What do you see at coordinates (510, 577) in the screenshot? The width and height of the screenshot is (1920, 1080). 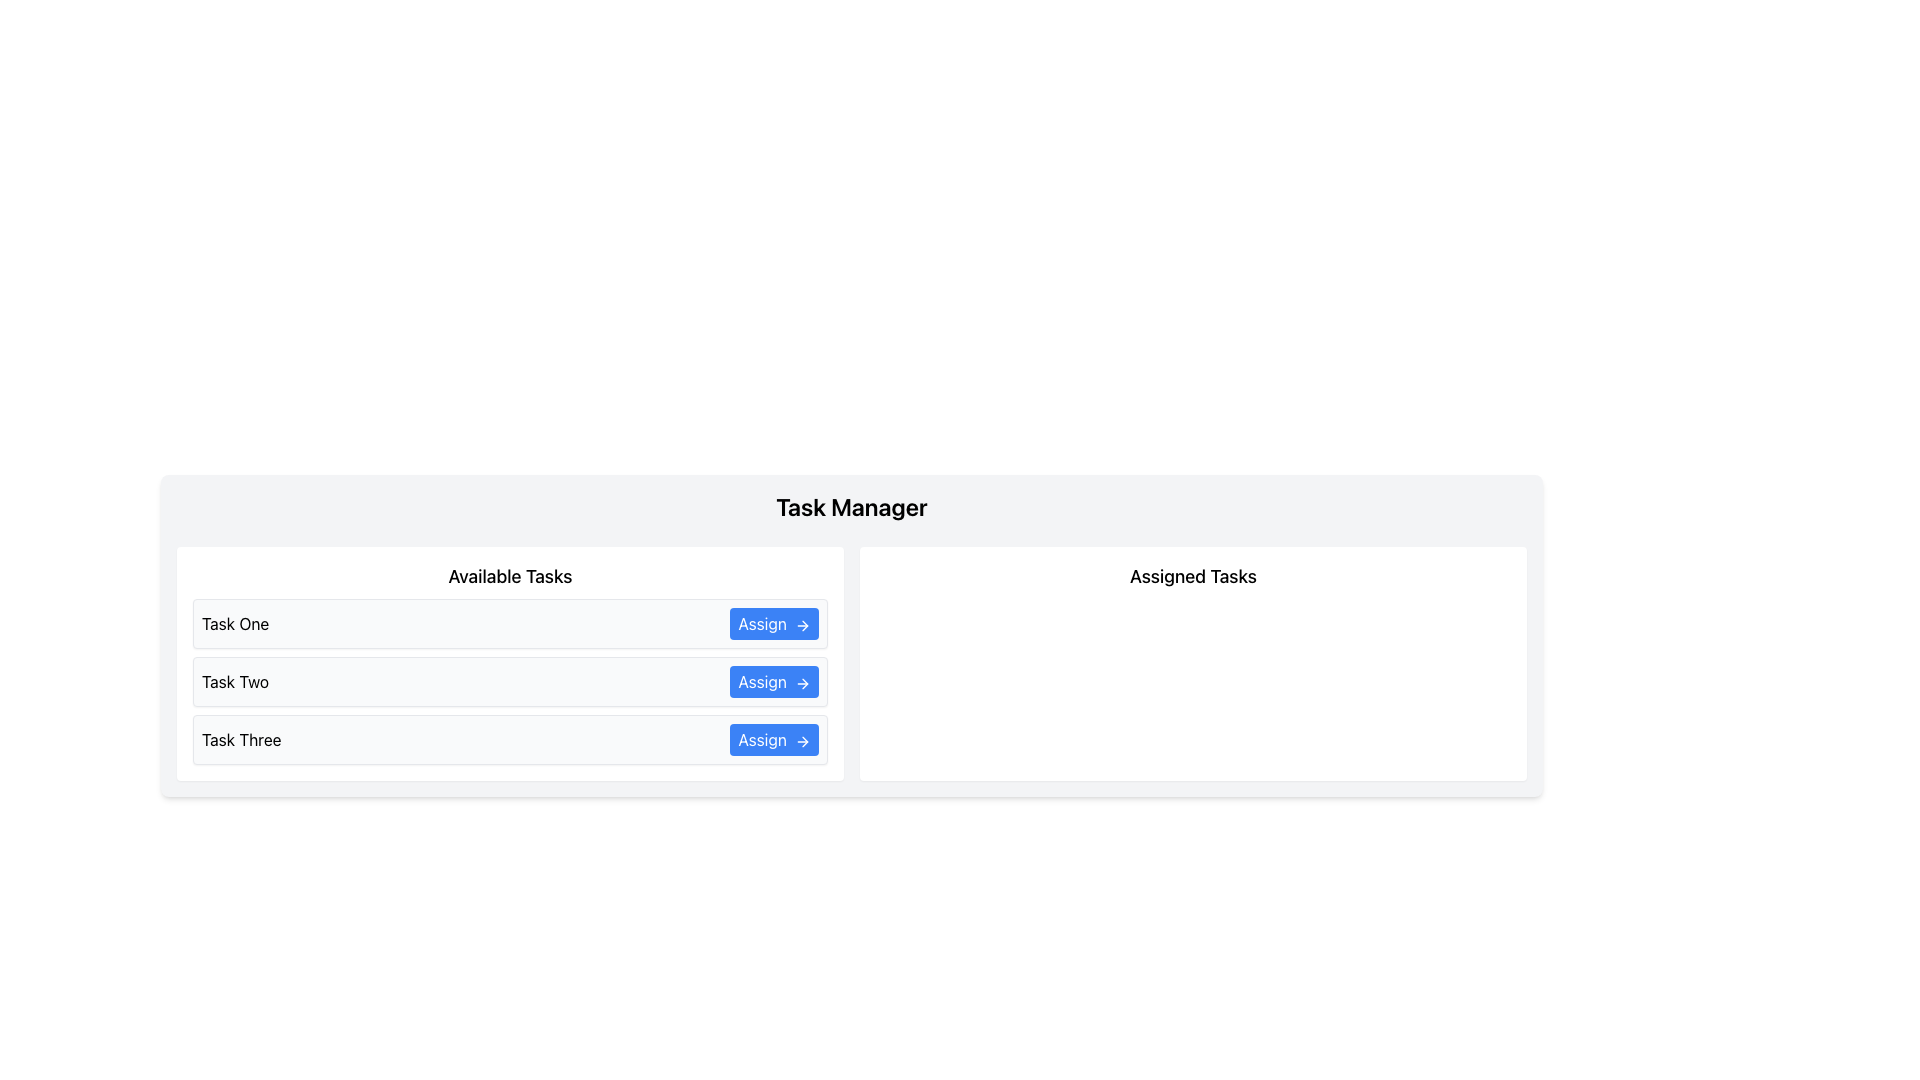 I see `the 'Available Tasks' text label, which is a prominent heading in bold font located at the top of the tasks section` at bounding box center [510, 577].